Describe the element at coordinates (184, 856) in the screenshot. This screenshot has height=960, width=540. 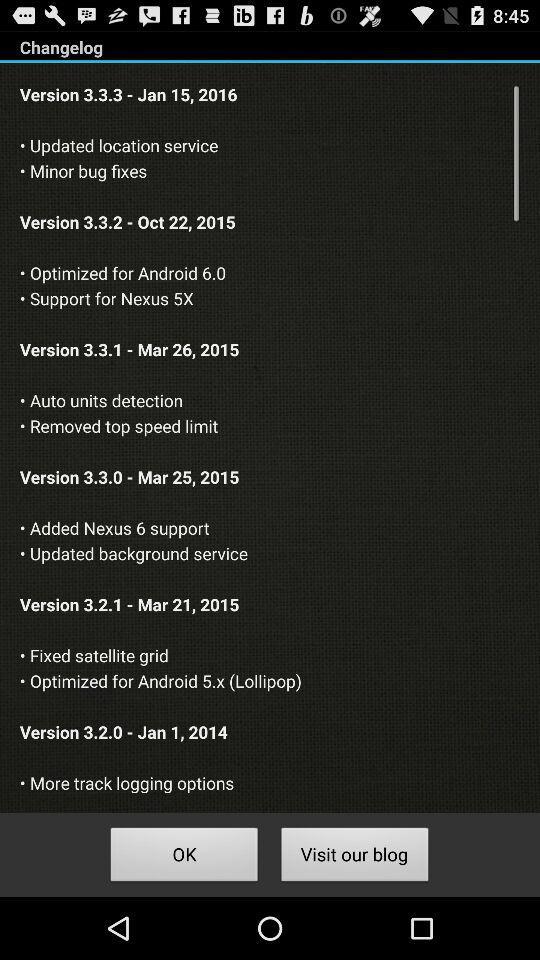
I see `ok button` at that location.